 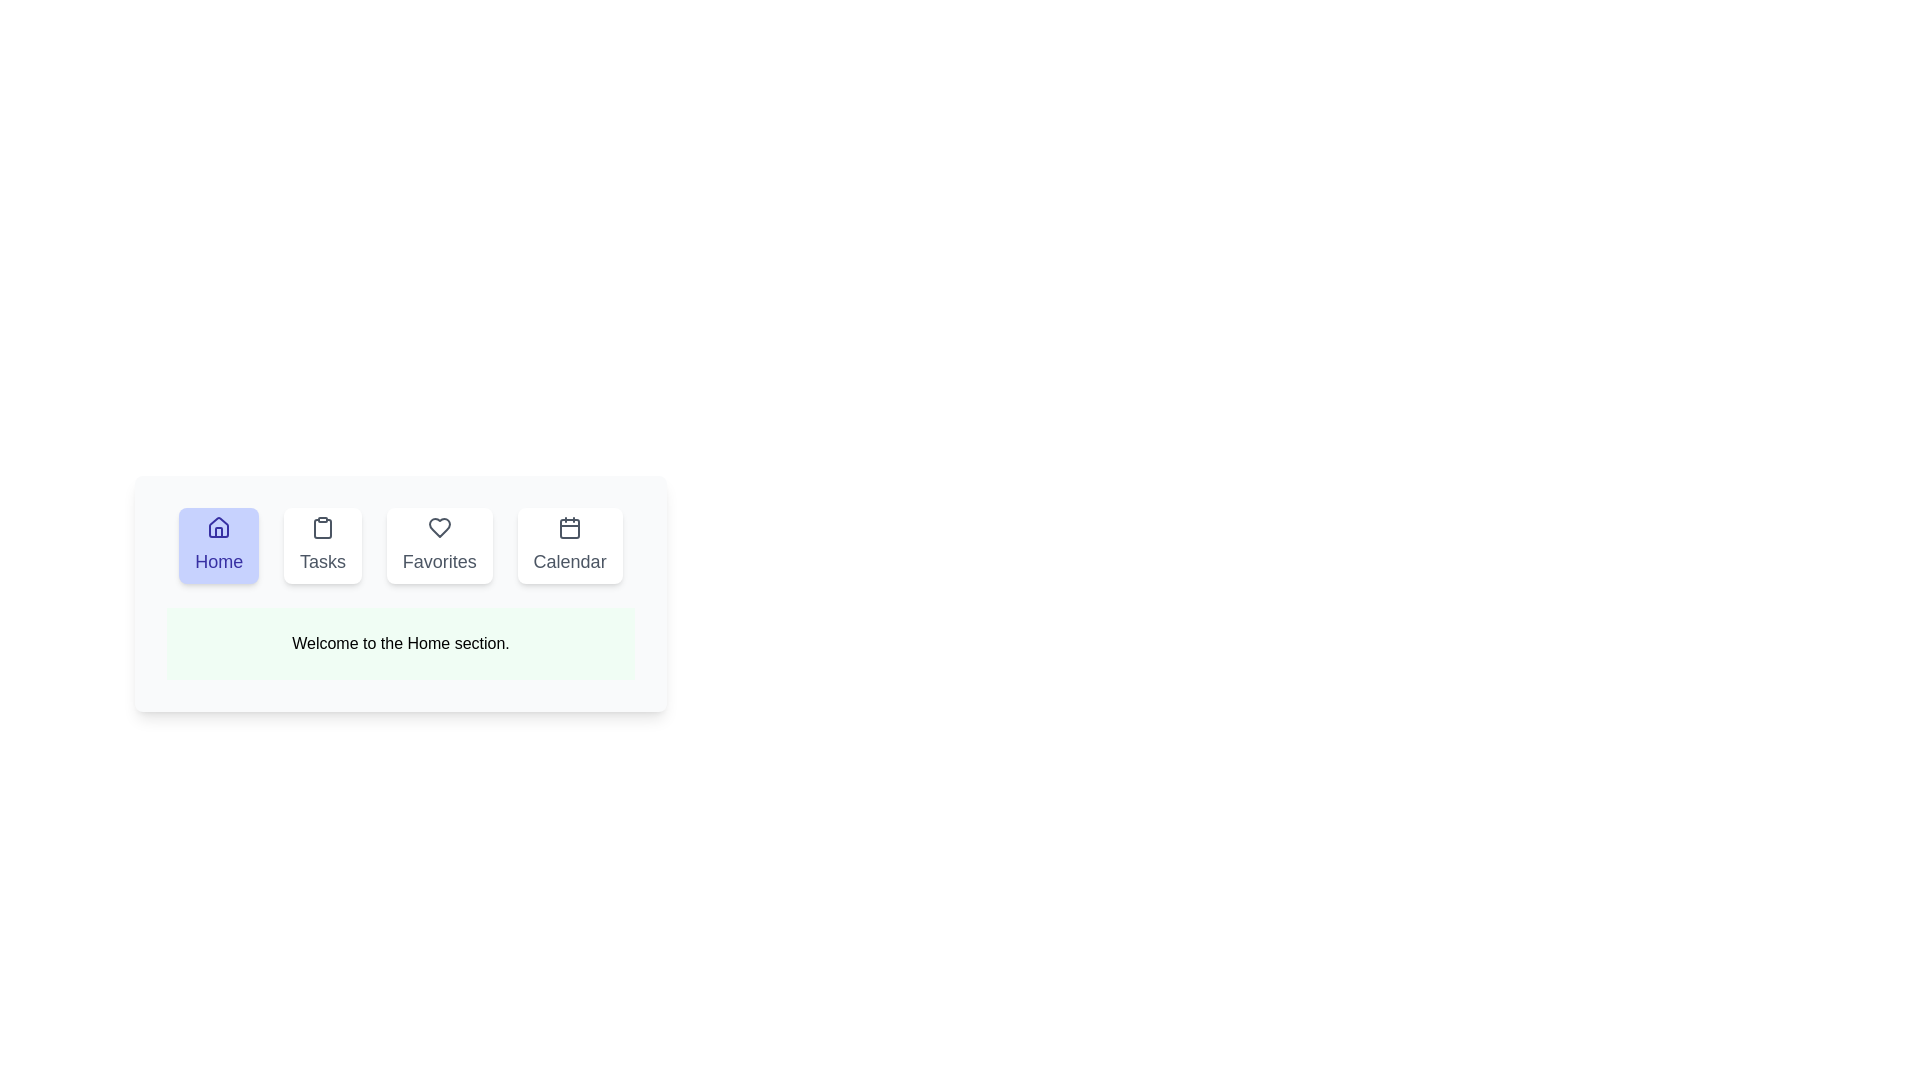 I want to click on the tab Home by clicking on its button, so click(x=219, y=546).